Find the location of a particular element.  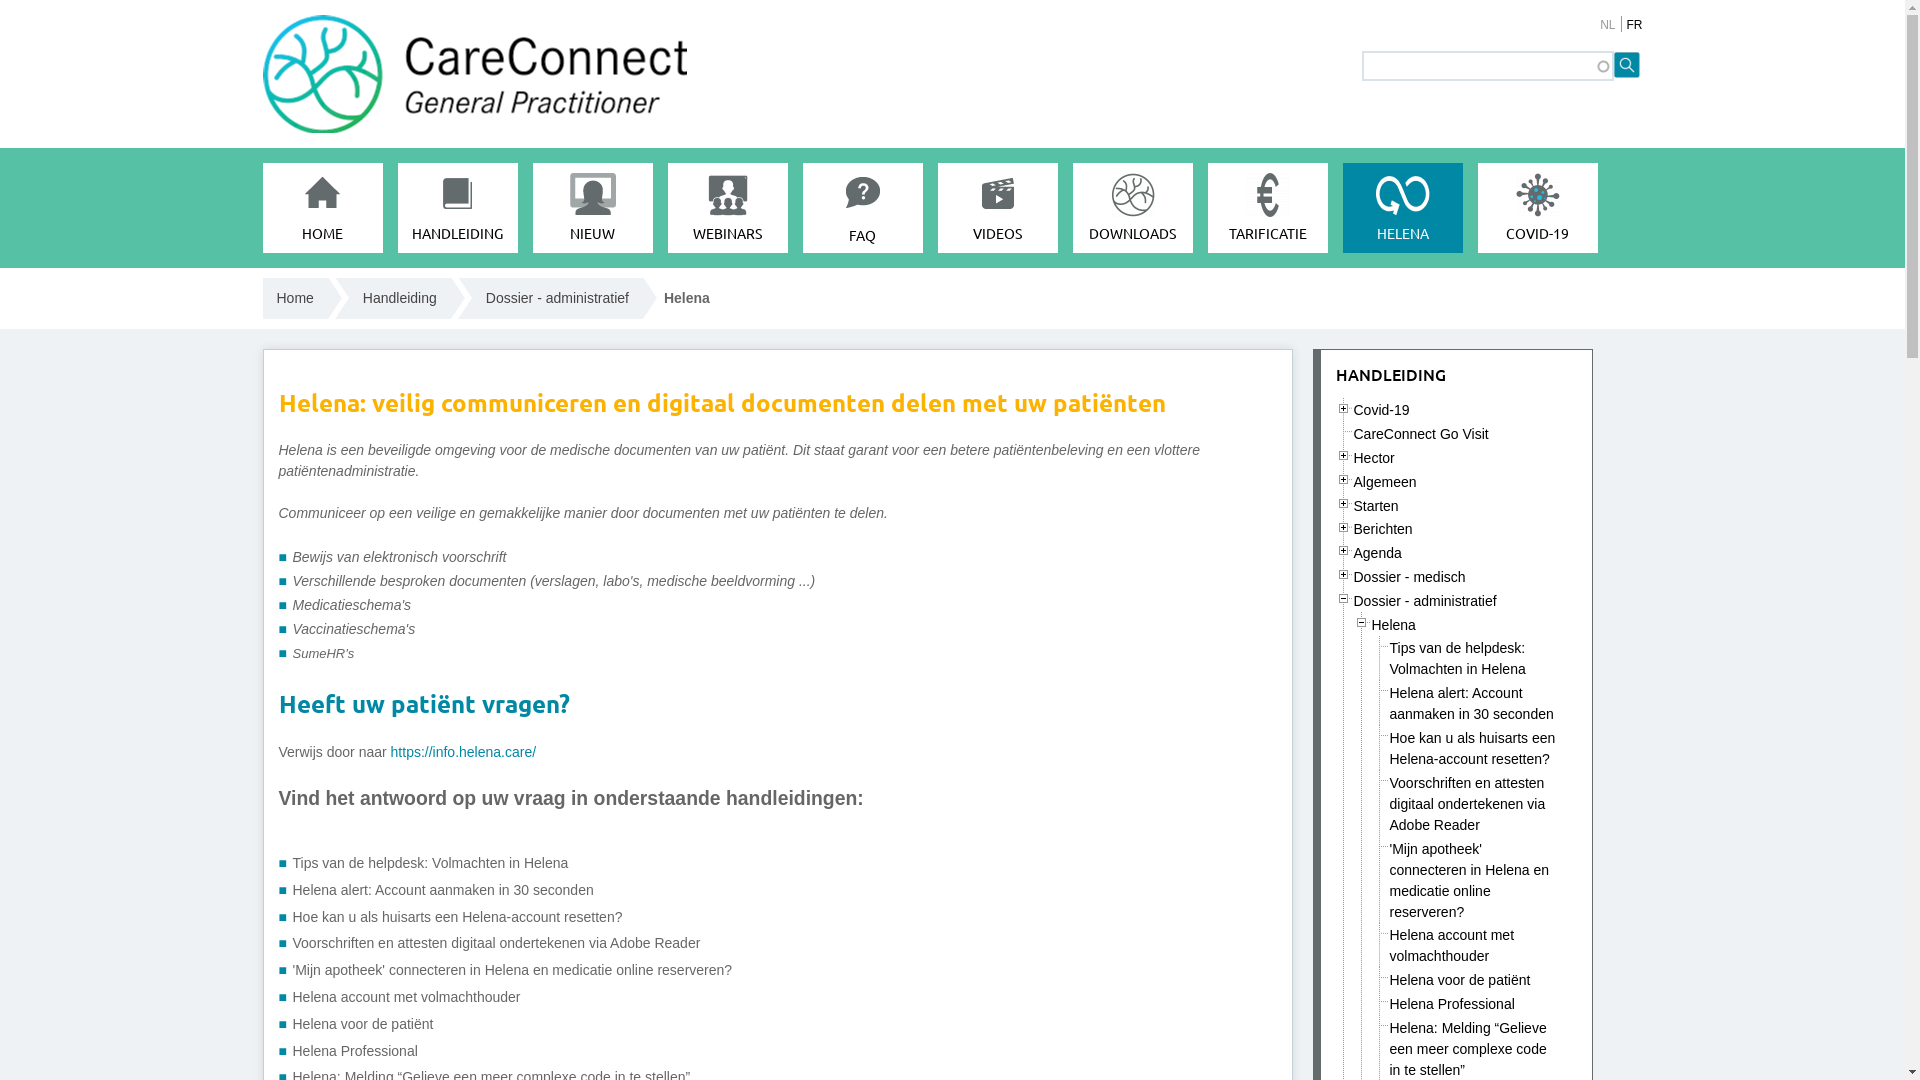

' ' is located at coordinates (1353, 621).